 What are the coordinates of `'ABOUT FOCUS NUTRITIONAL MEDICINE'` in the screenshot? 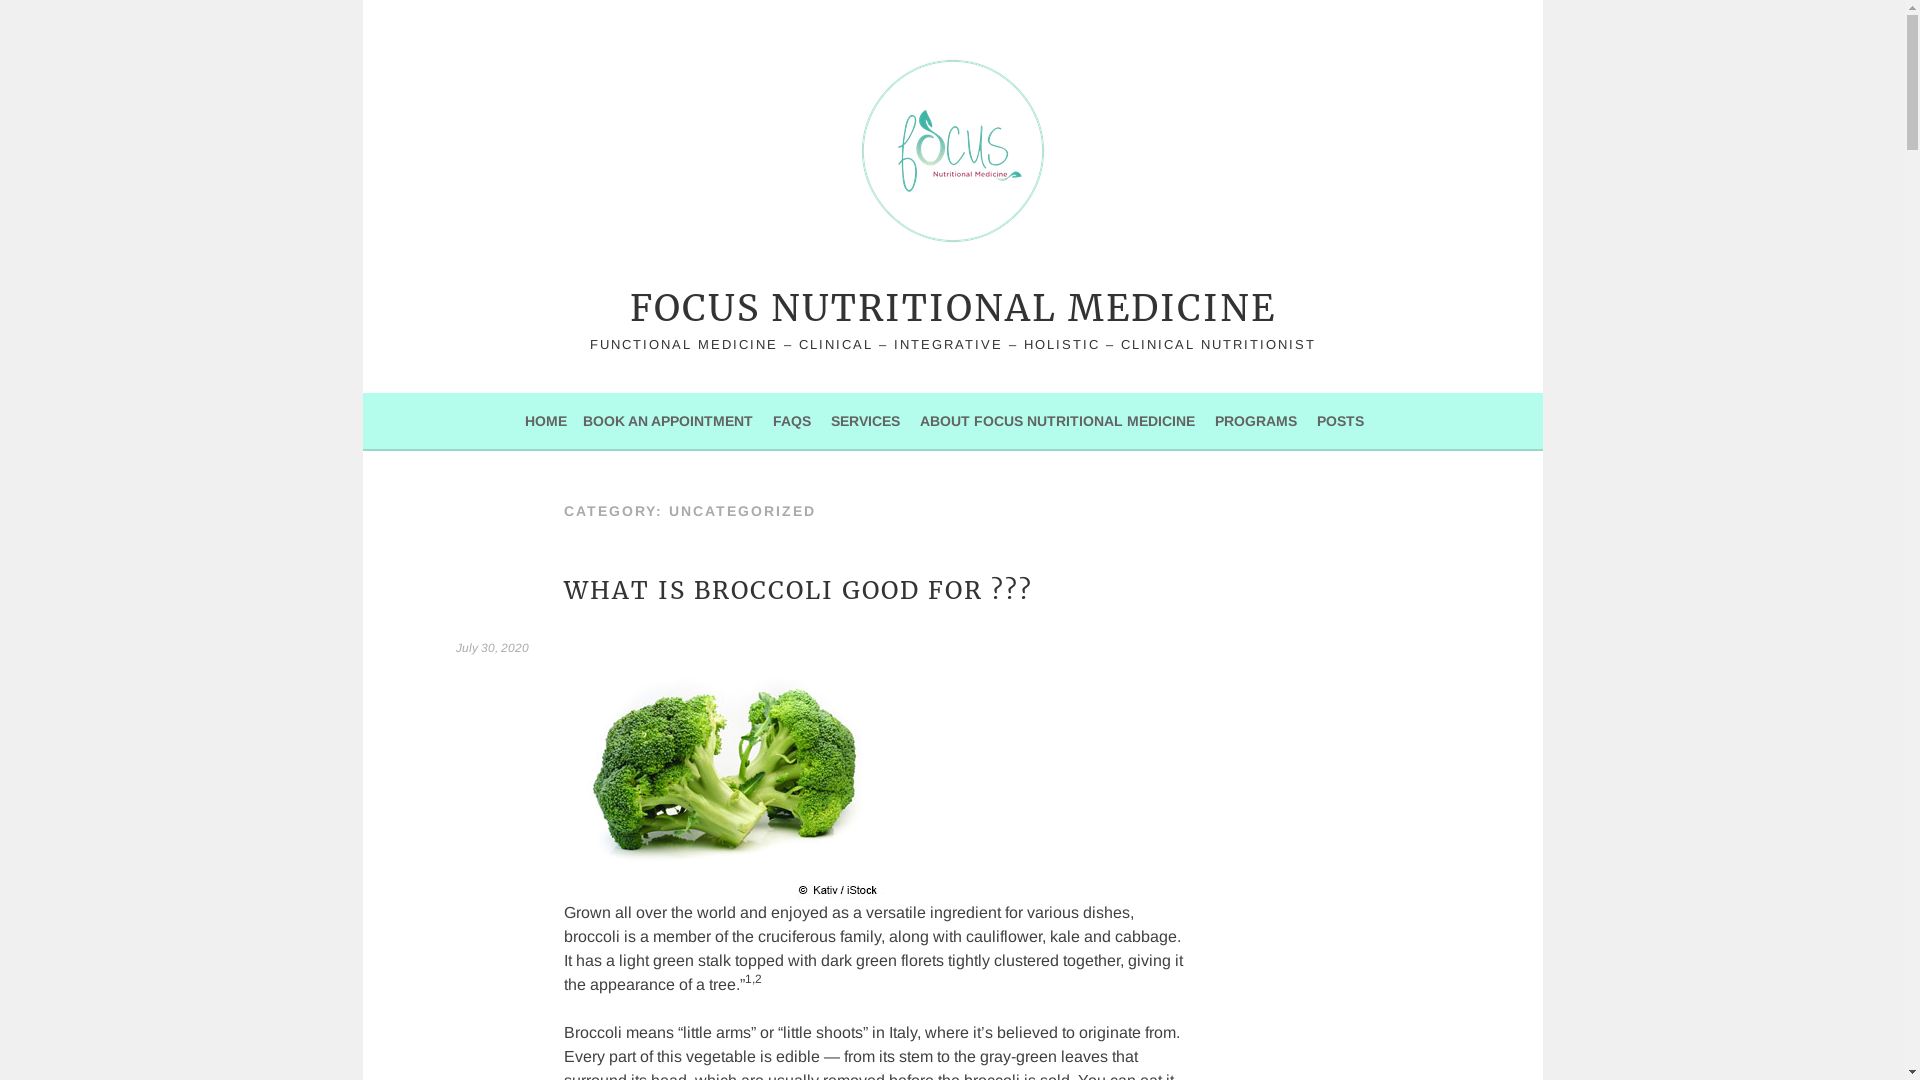 It's located at (1056, 419).